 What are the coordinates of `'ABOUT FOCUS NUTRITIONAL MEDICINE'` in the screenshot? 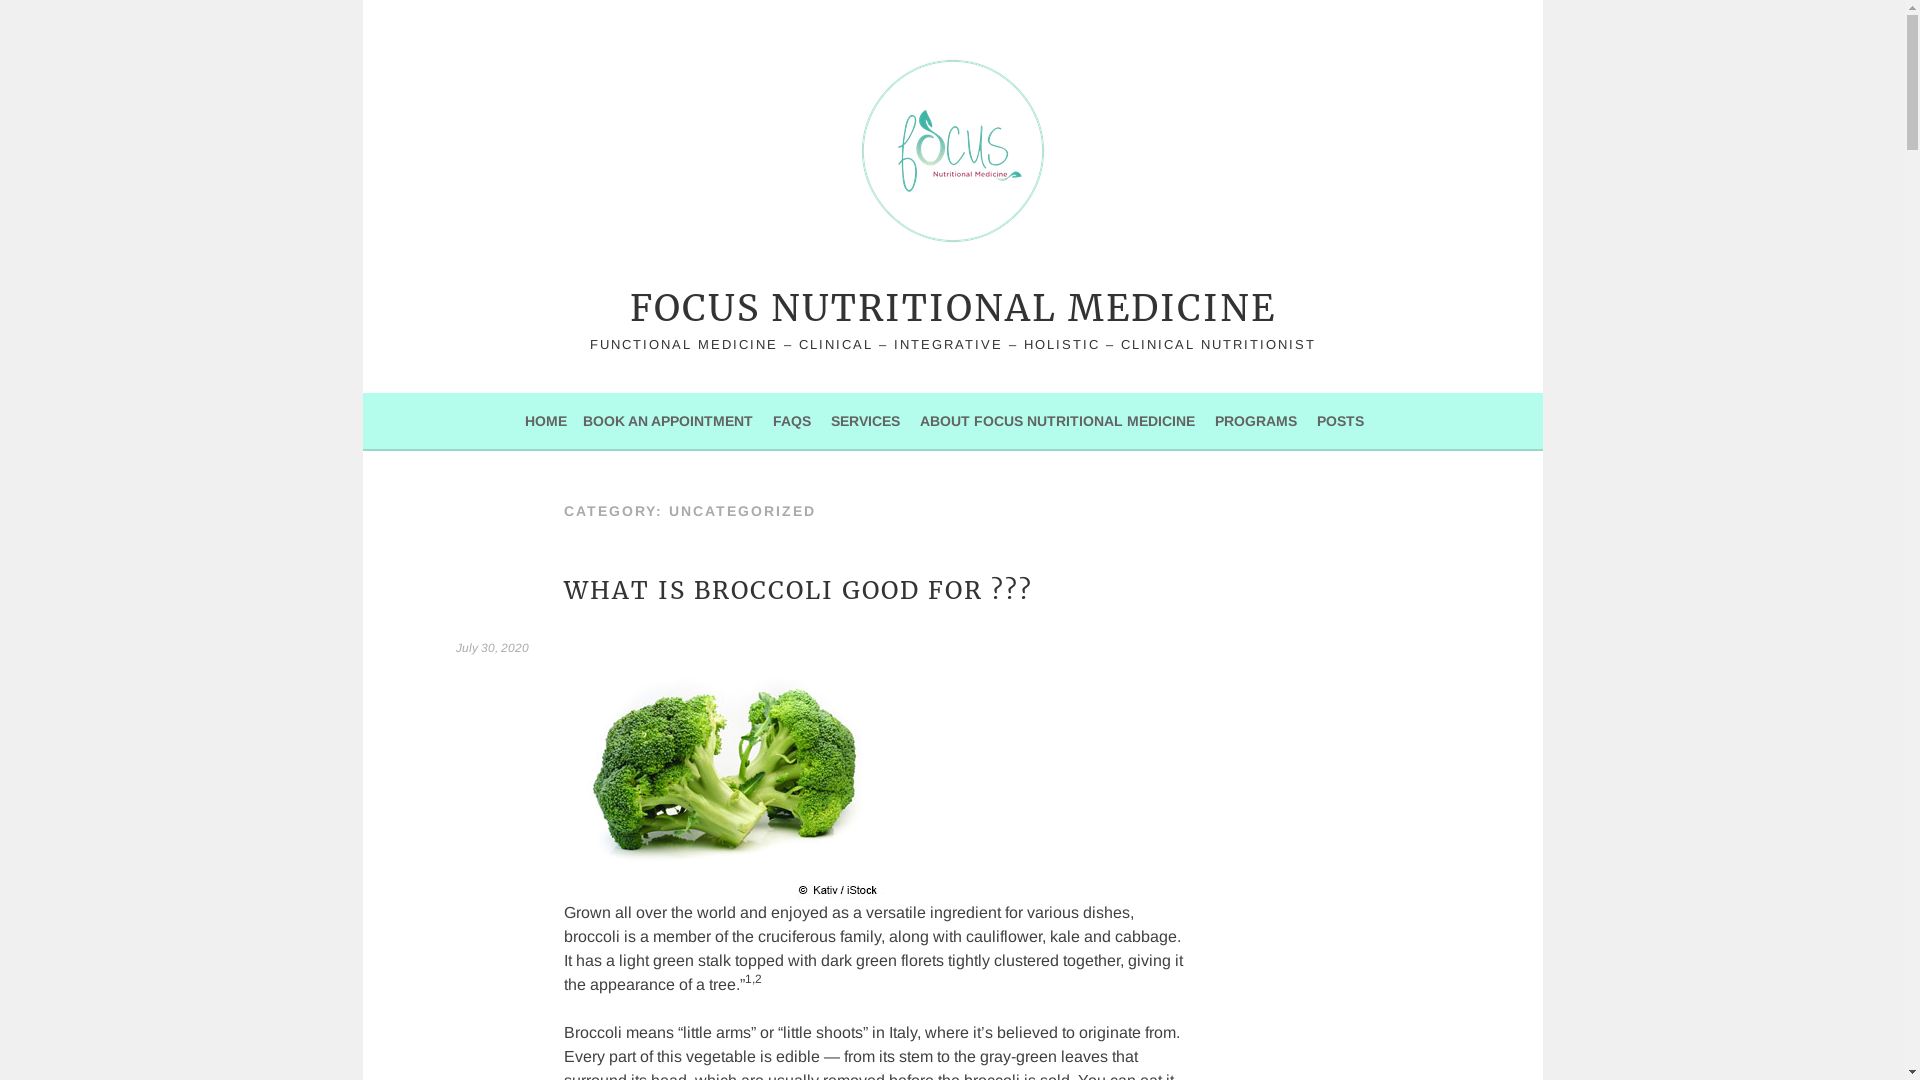 It's located at (1056, 419).